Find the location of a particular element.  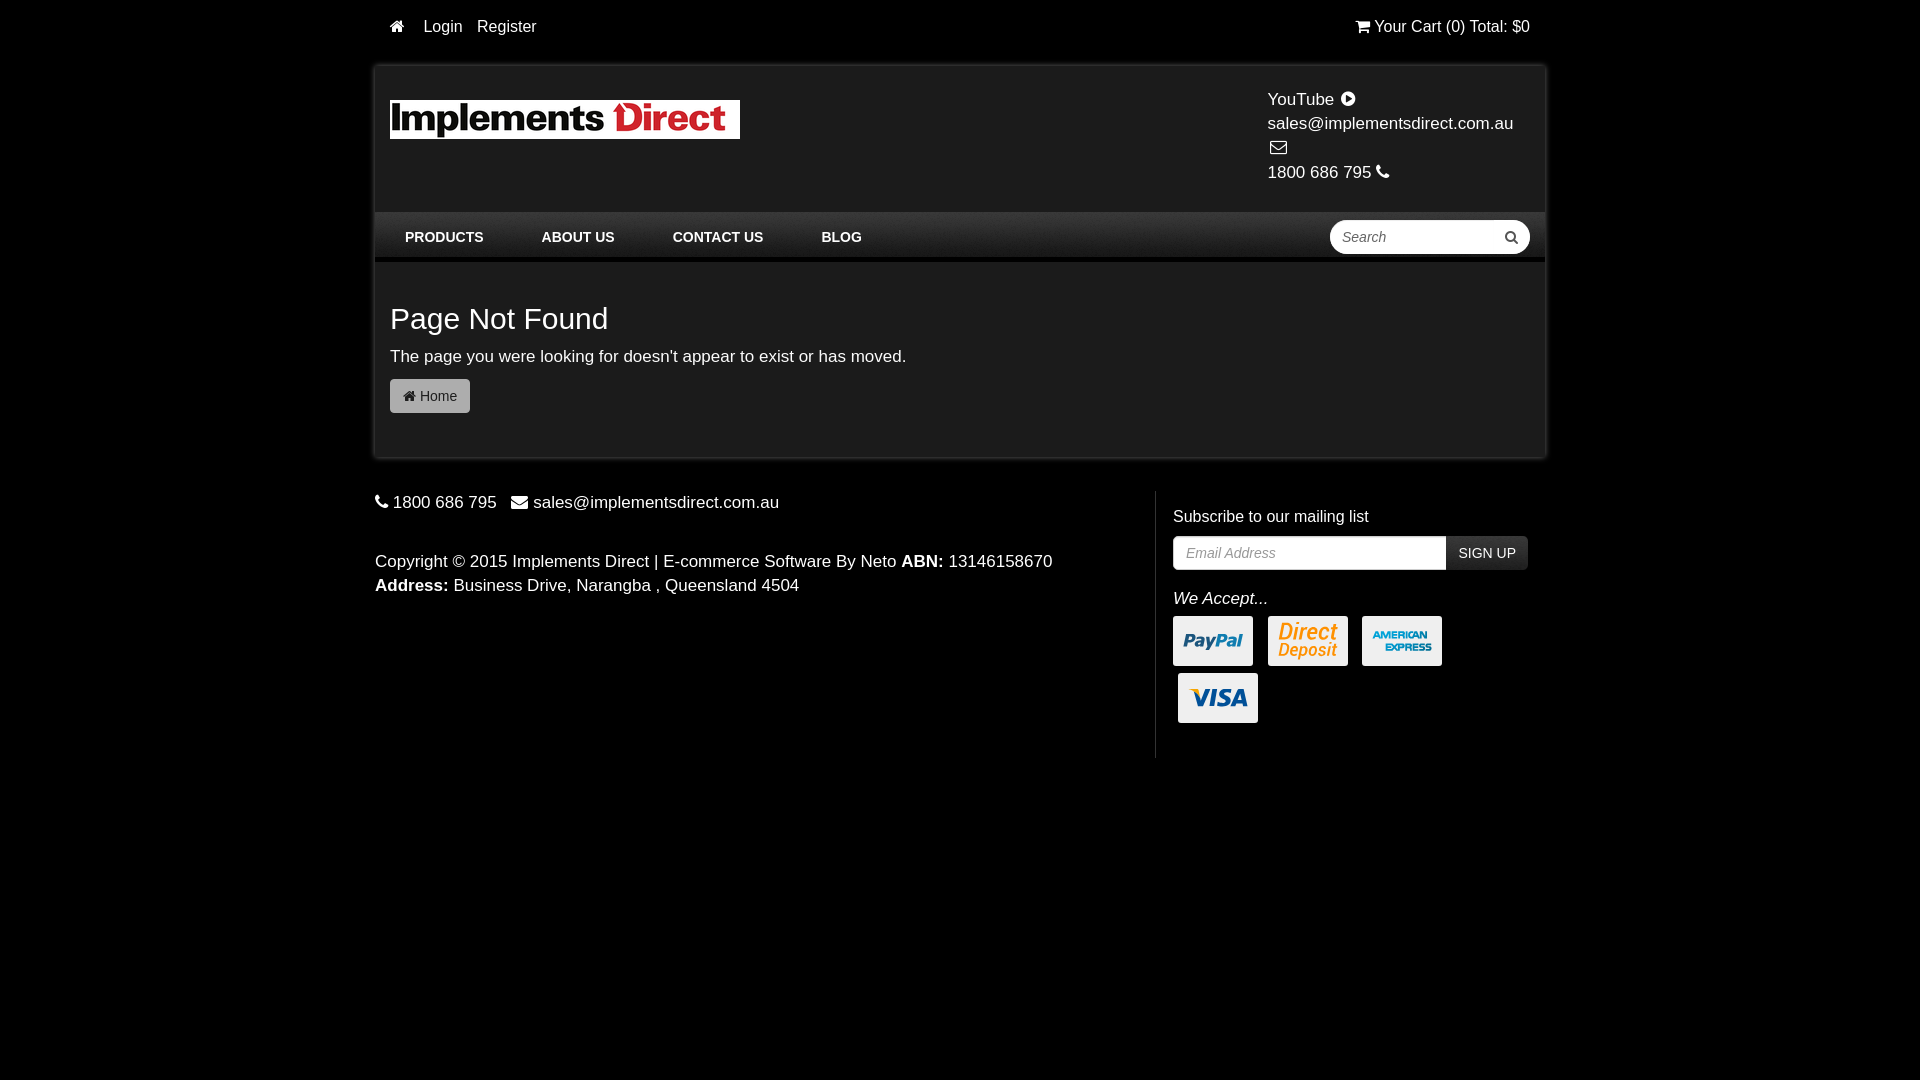

' ' is located at coordinates (399, 26).